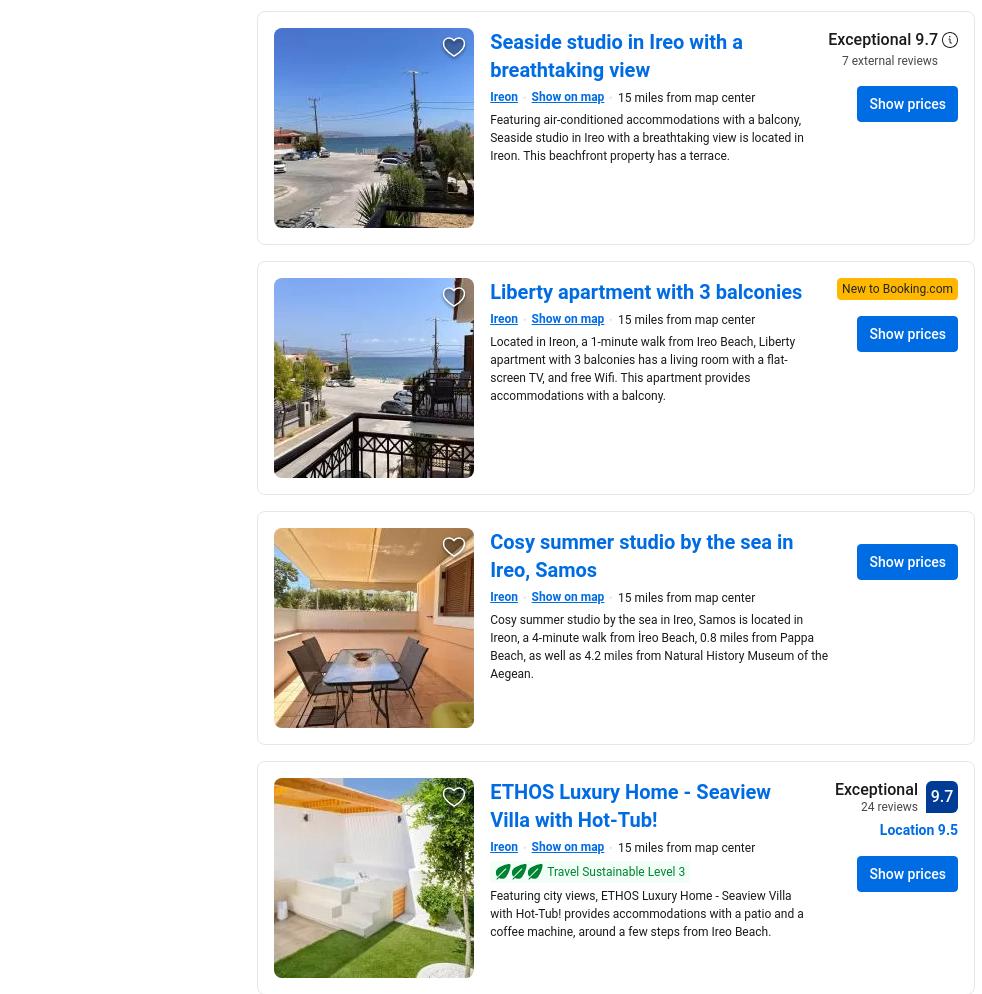 This screenshot has height=994, width=982. I want to click on 'Cosy summer studio by the sea in Ireo, Samos is located in Ireon, a 4-minute walk from İreo Beach, 0.8 miles from Pappa Beach, as well as 4.2 miles from Natural History Museum of the Aegean.', so click(658, 646).